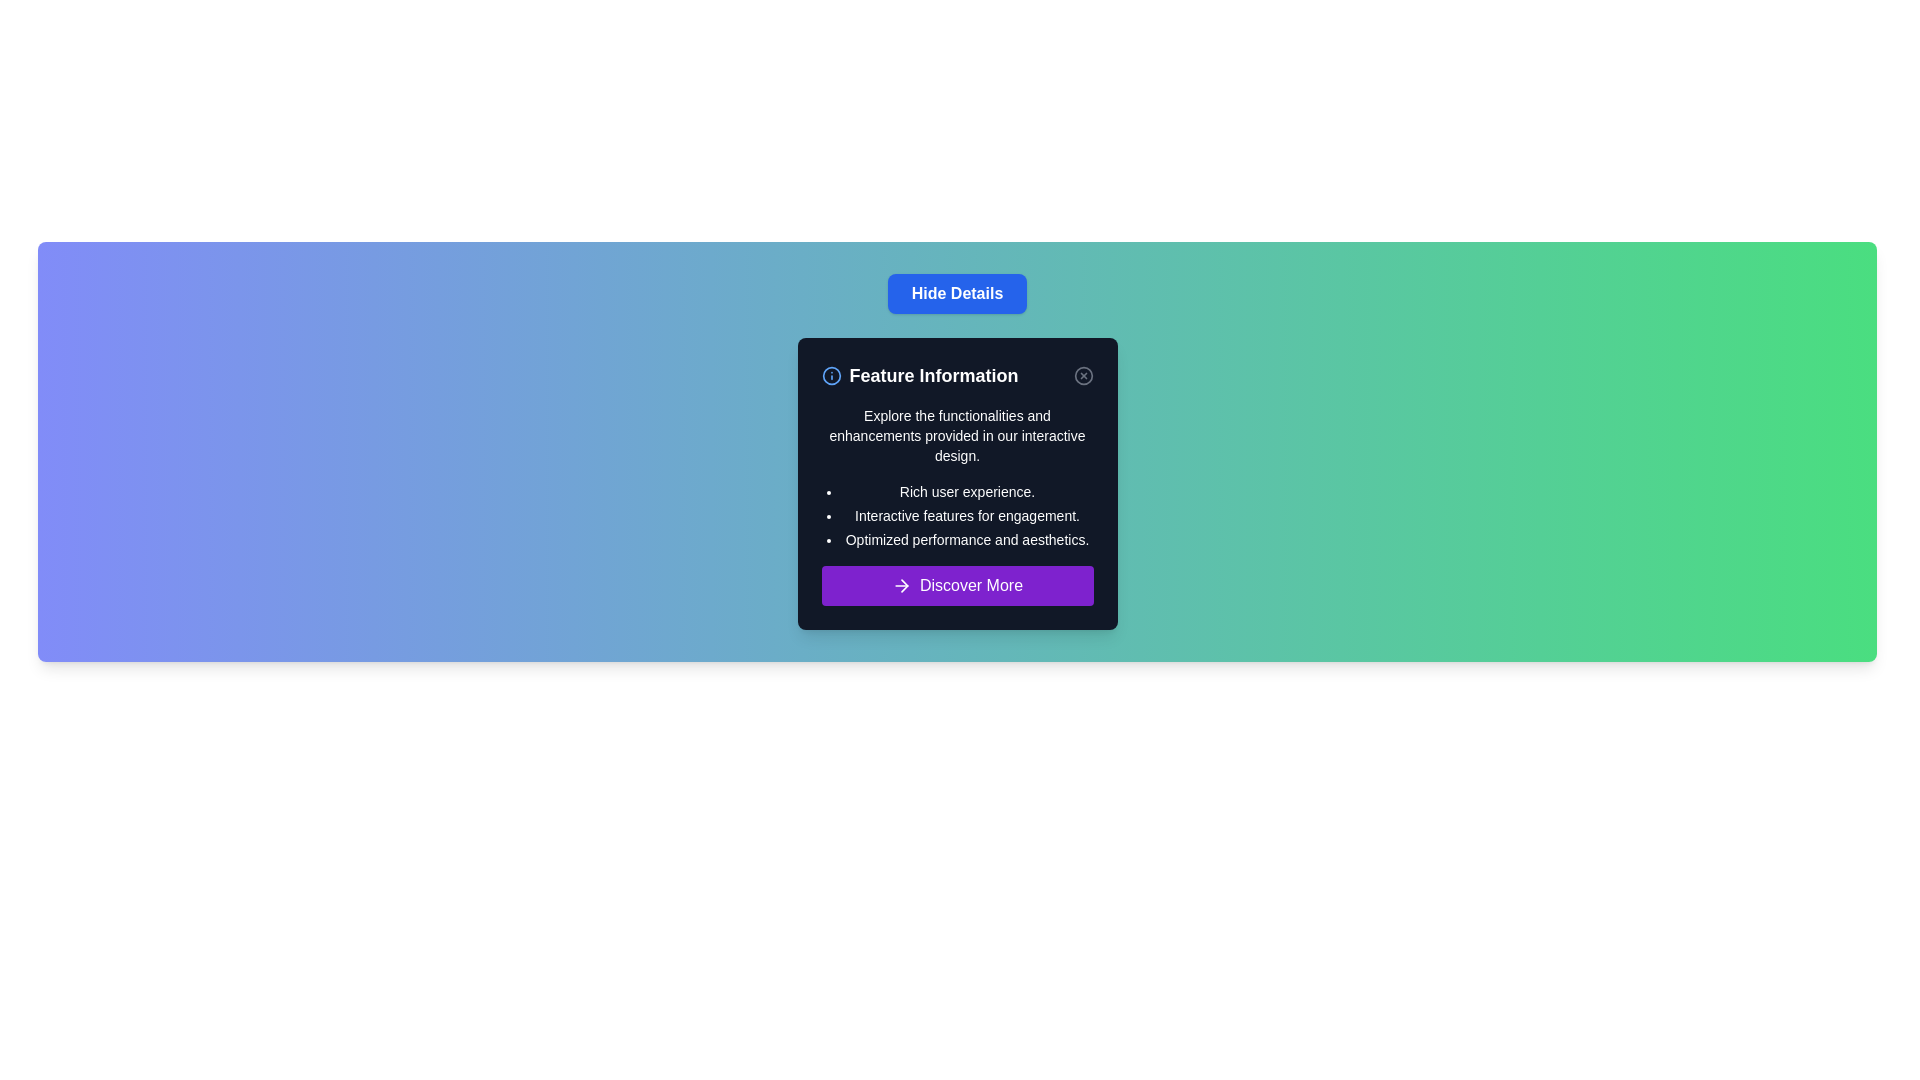 This screenshot has height=1080, width=1920. Describe the element at coordinates (967, 540) in the screenshot. I see `the text element reading 'Optimized performance and aesthetics.' which is the third item in a vertically arranged bulleted list` at that location.